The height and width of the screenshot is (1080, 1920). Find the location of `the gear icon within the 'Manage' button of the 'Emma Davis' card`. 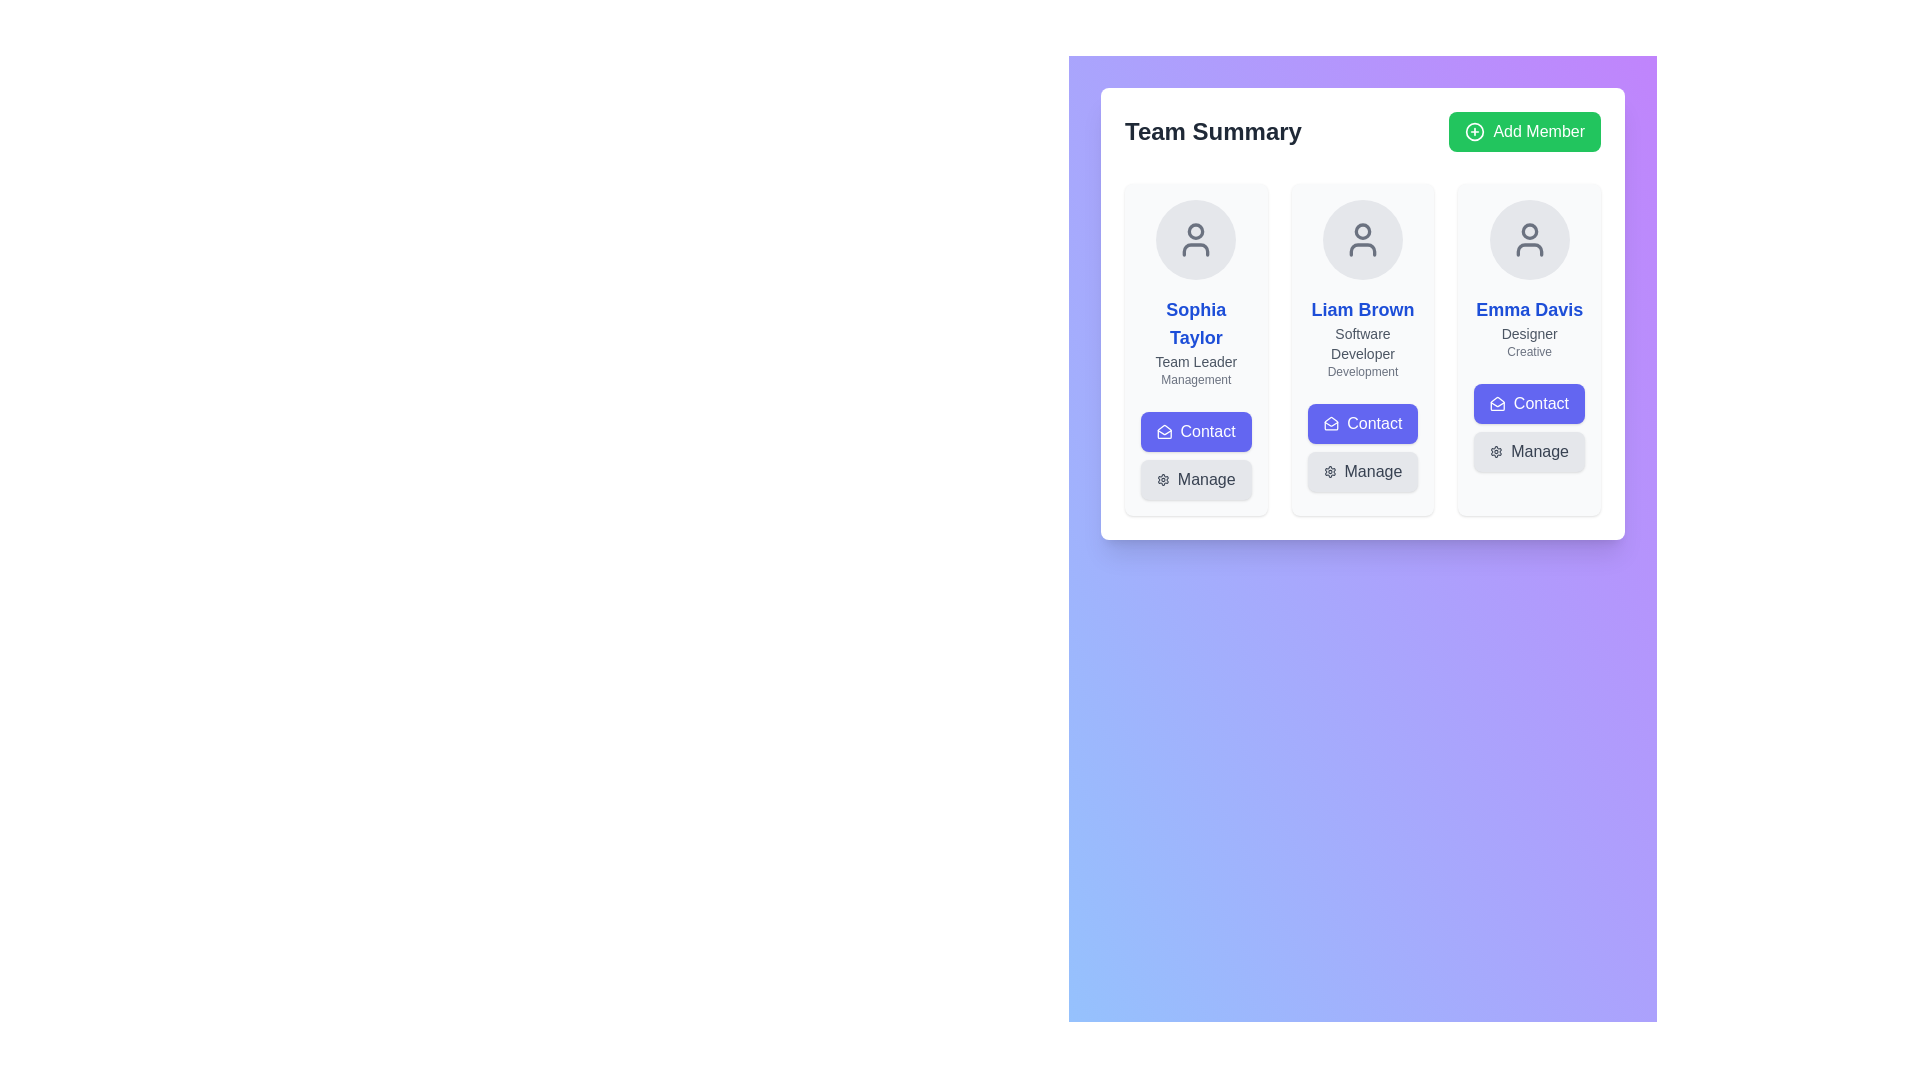

the gear icon within the 'Manage' button of the 'Emma Davis' card is located at coordinates (1496, 451).